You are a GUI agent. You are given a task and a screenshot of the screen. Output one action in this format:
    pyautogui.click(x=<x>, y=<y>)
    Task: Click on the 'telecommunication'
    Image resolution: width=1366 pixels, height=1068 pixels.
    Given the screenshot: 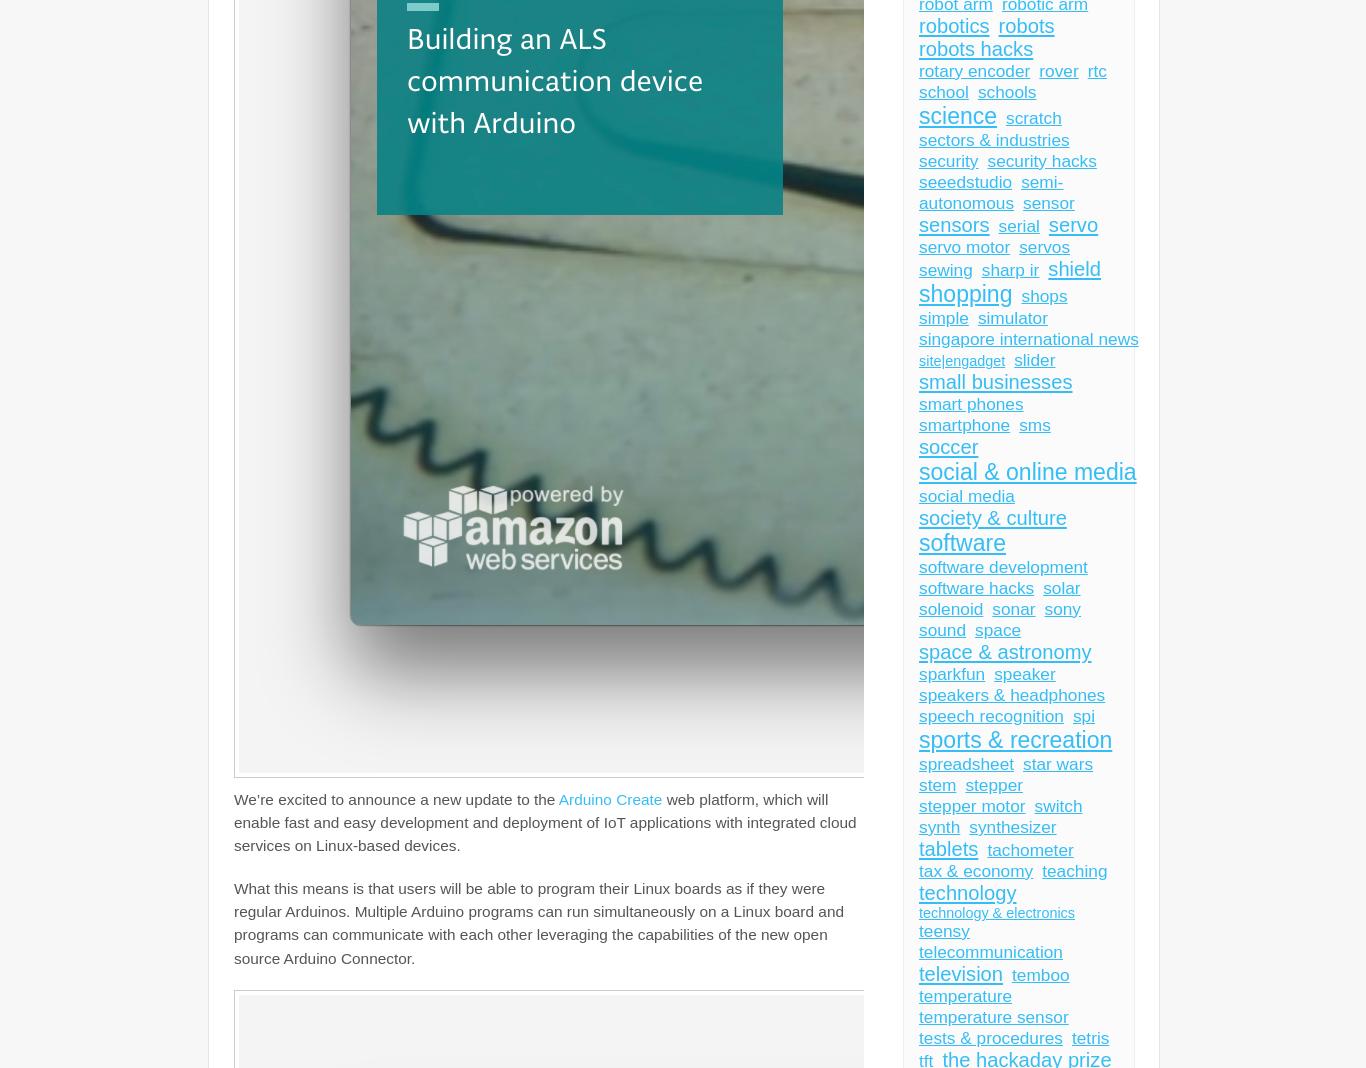 What is the action you would take?
    pyautogui.click(x=990, y=952)
    